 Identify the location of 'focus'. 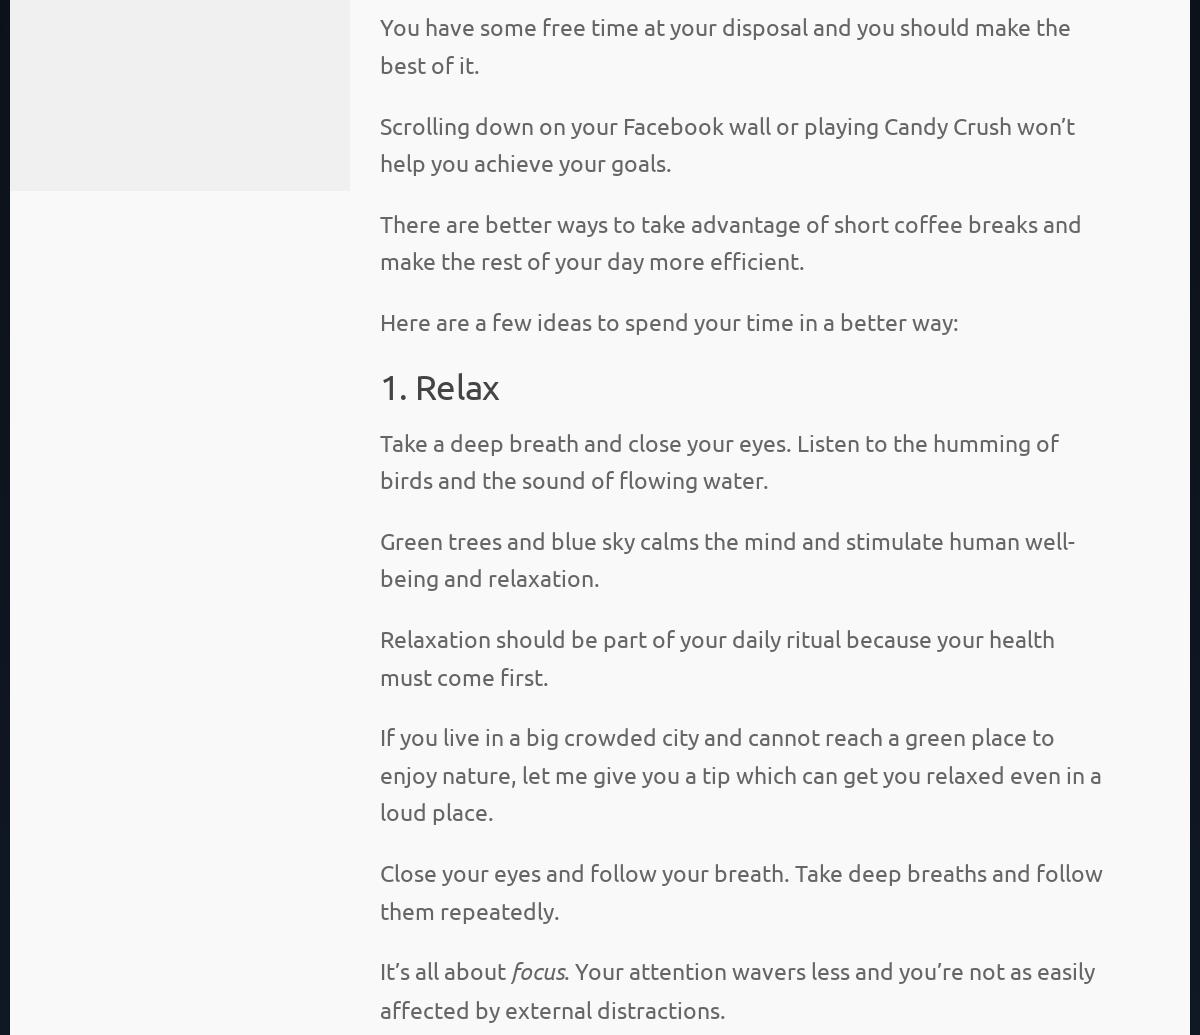
(536, 970).